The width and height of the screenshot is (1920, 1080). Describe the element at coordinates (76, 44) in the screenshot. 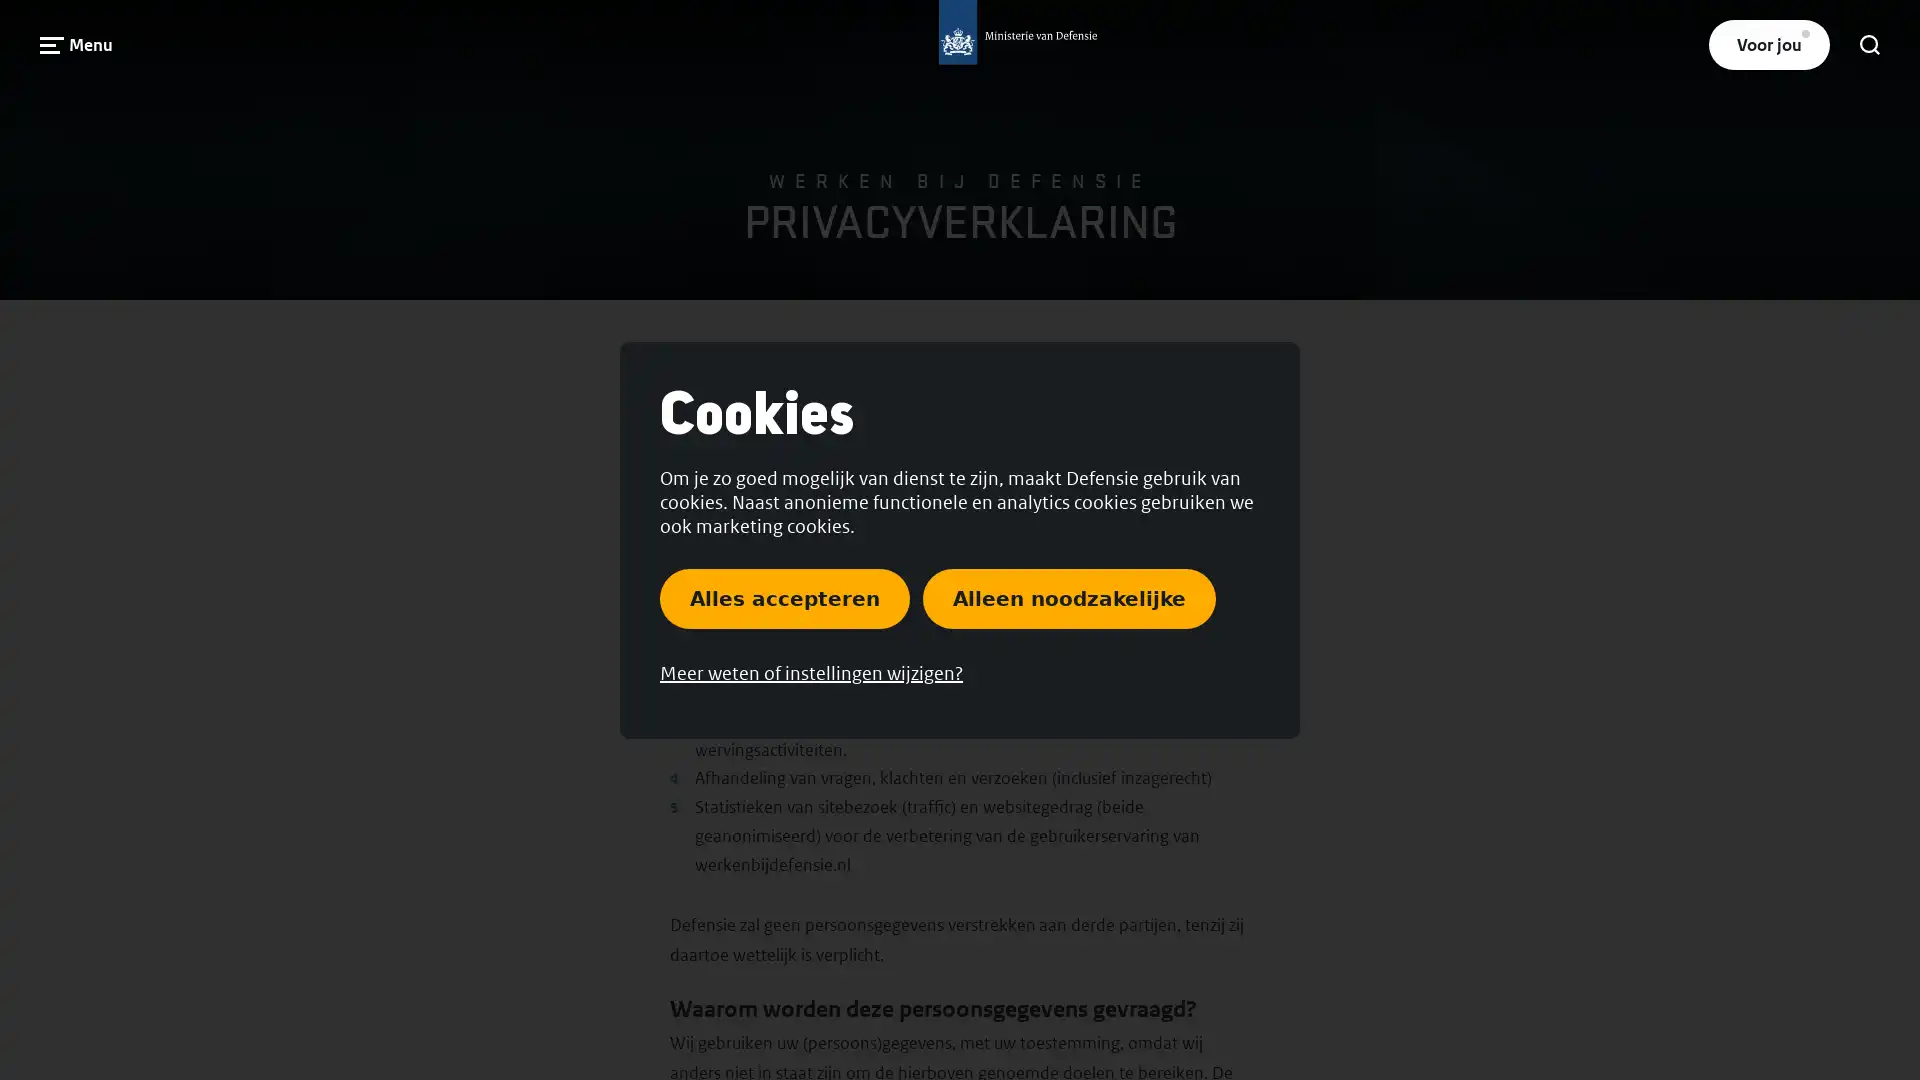

I see `Menu openen` at that location.